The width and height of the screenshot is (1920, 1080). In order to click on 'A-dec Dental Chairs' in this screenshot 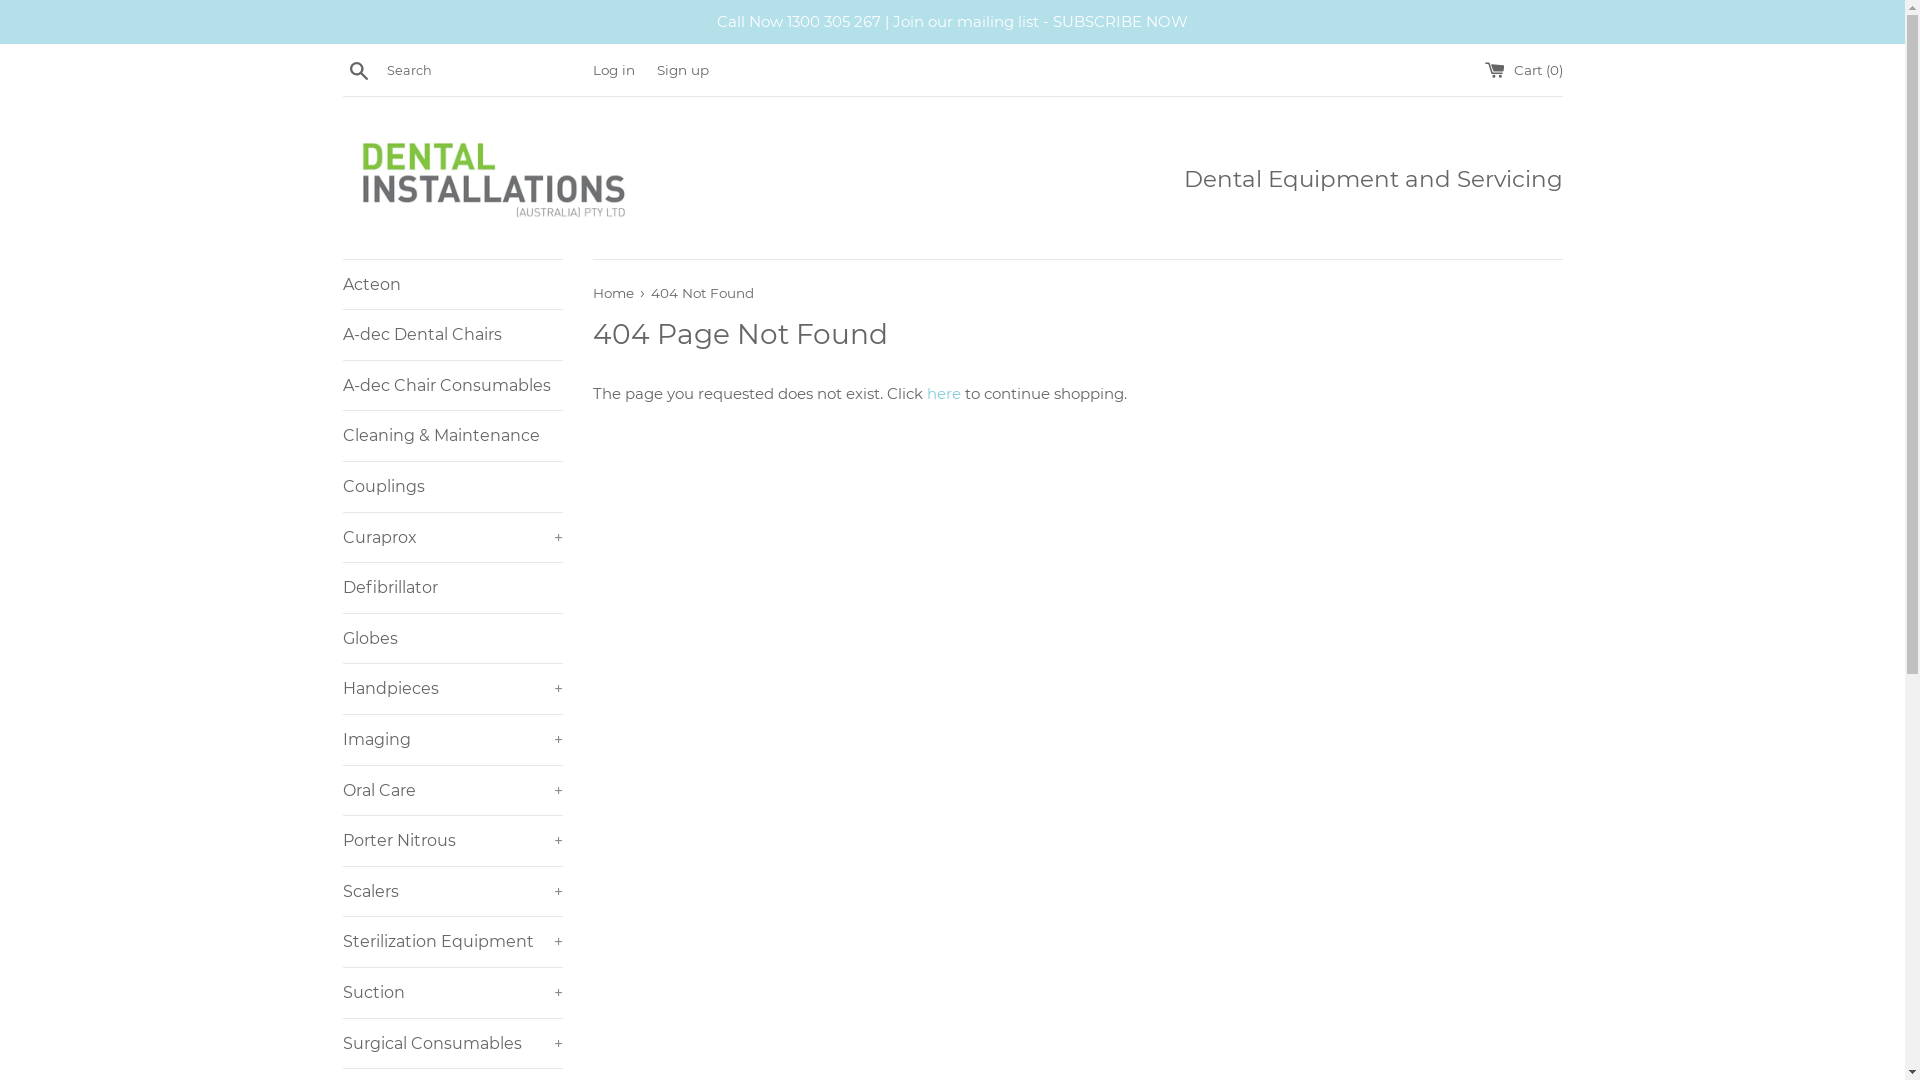, I will do `click(450, 334)`.